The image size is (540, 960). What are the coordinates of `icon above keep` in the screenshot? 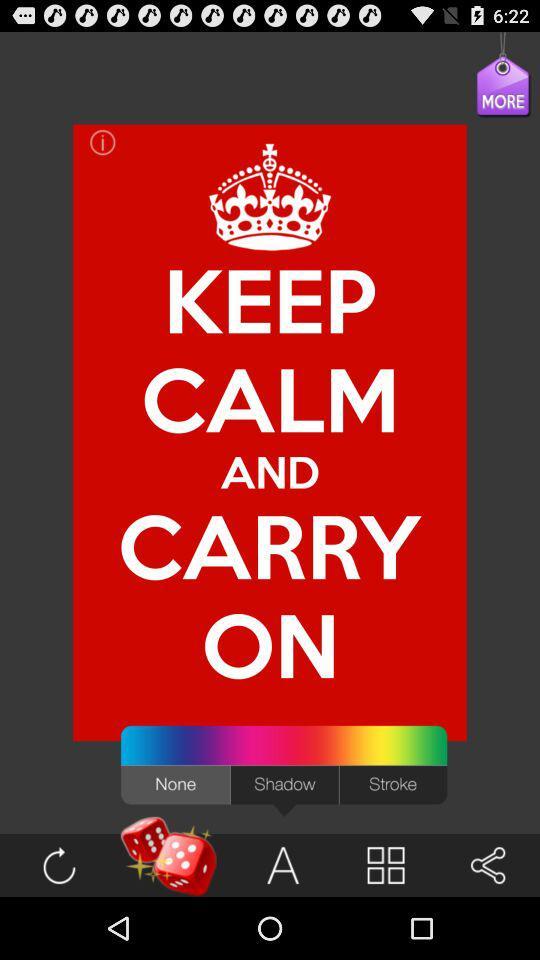 It's located at (102, 141).